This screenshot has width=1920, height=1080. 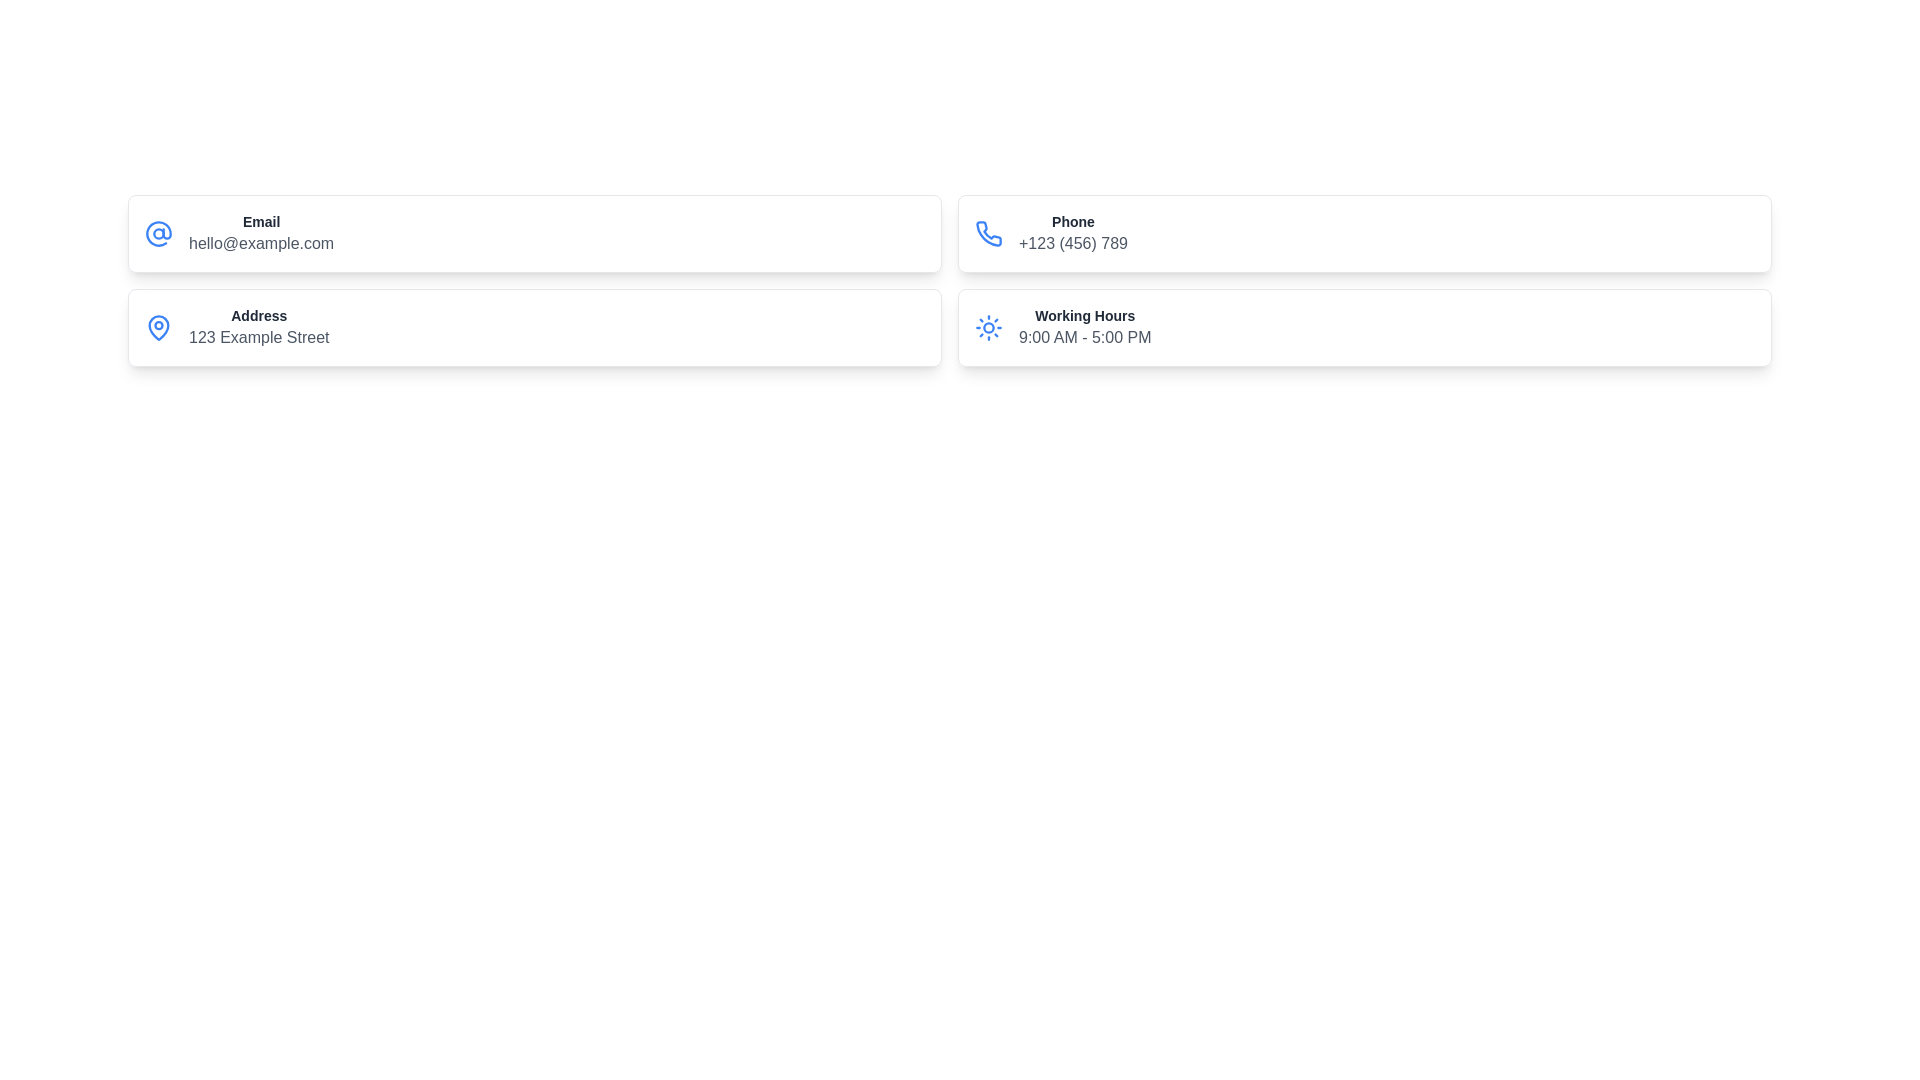 What do you see at coordinates (1072, 222) in the screenshot?
I see `the text label that serves as the title for the phone contact information, located in the top-right quadrant of the page` at bounding box center [1072, 222].